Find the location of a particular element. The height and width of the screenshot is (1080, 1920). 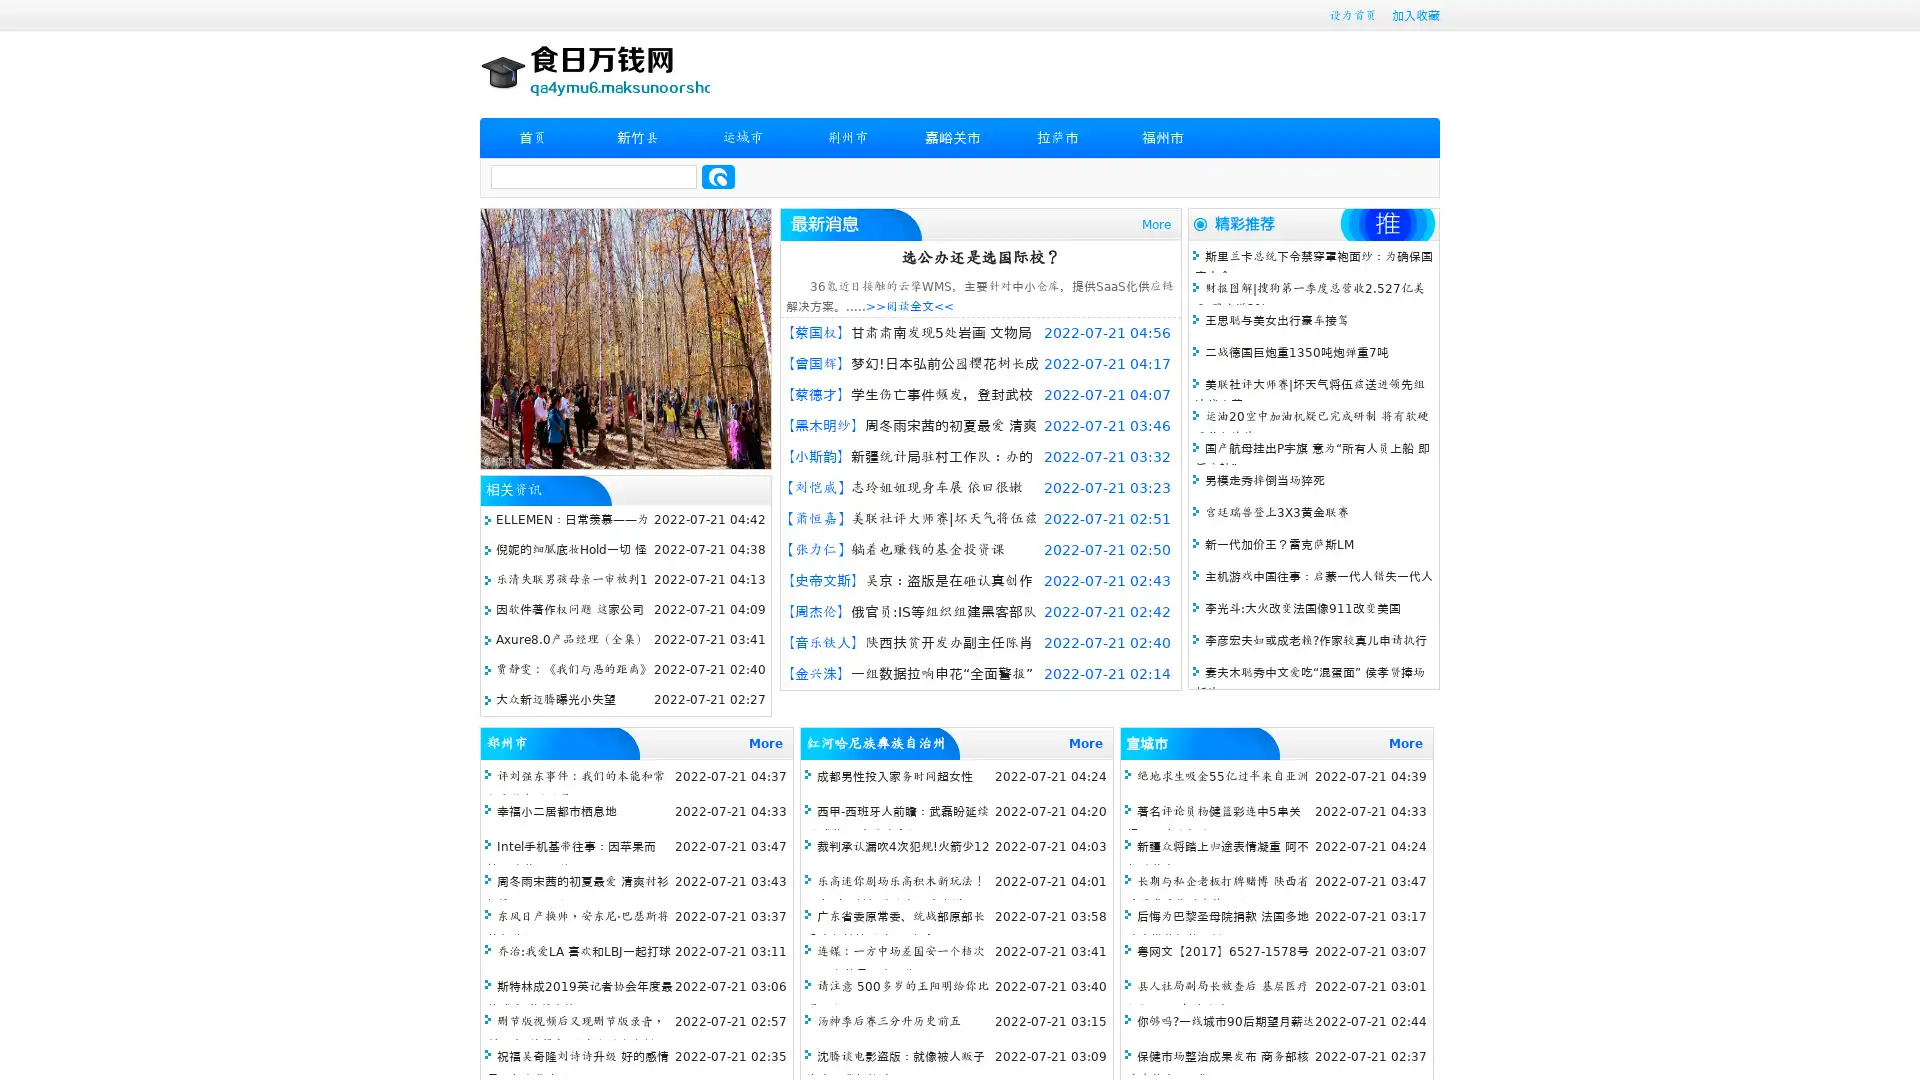

Search is located at coordinates (718, 176).